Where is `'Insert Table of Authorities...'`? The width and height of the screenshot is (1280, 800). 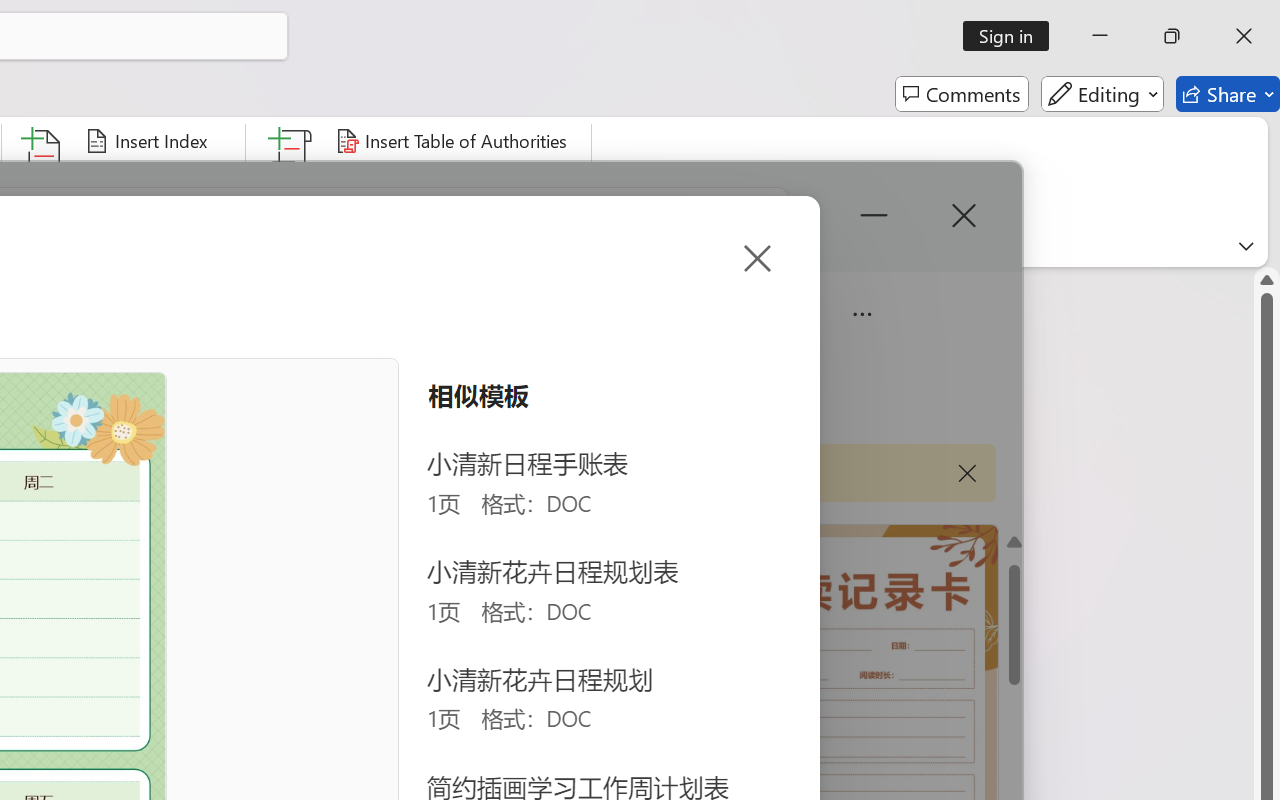 'Insert Table of Authorities...' is located at coordinates (453, 141).